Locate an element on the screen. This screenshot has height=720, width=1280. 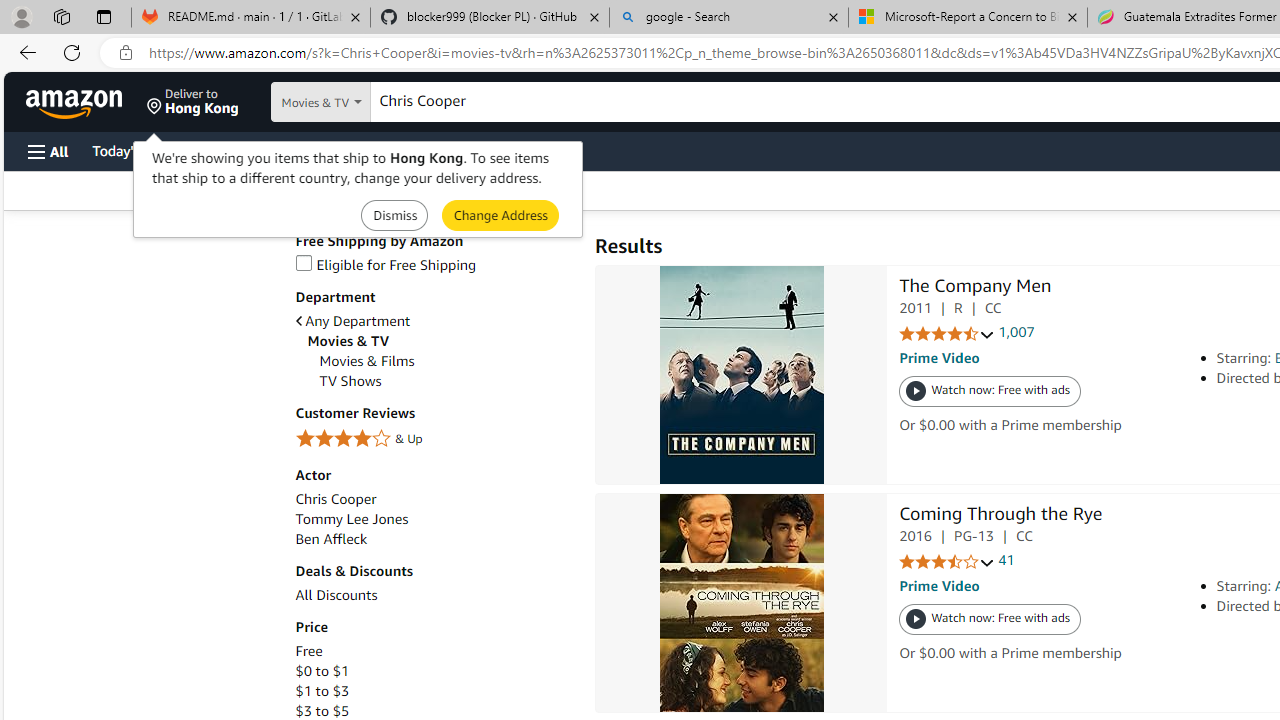
'TV Shows' is located at coordinates (350, 381).